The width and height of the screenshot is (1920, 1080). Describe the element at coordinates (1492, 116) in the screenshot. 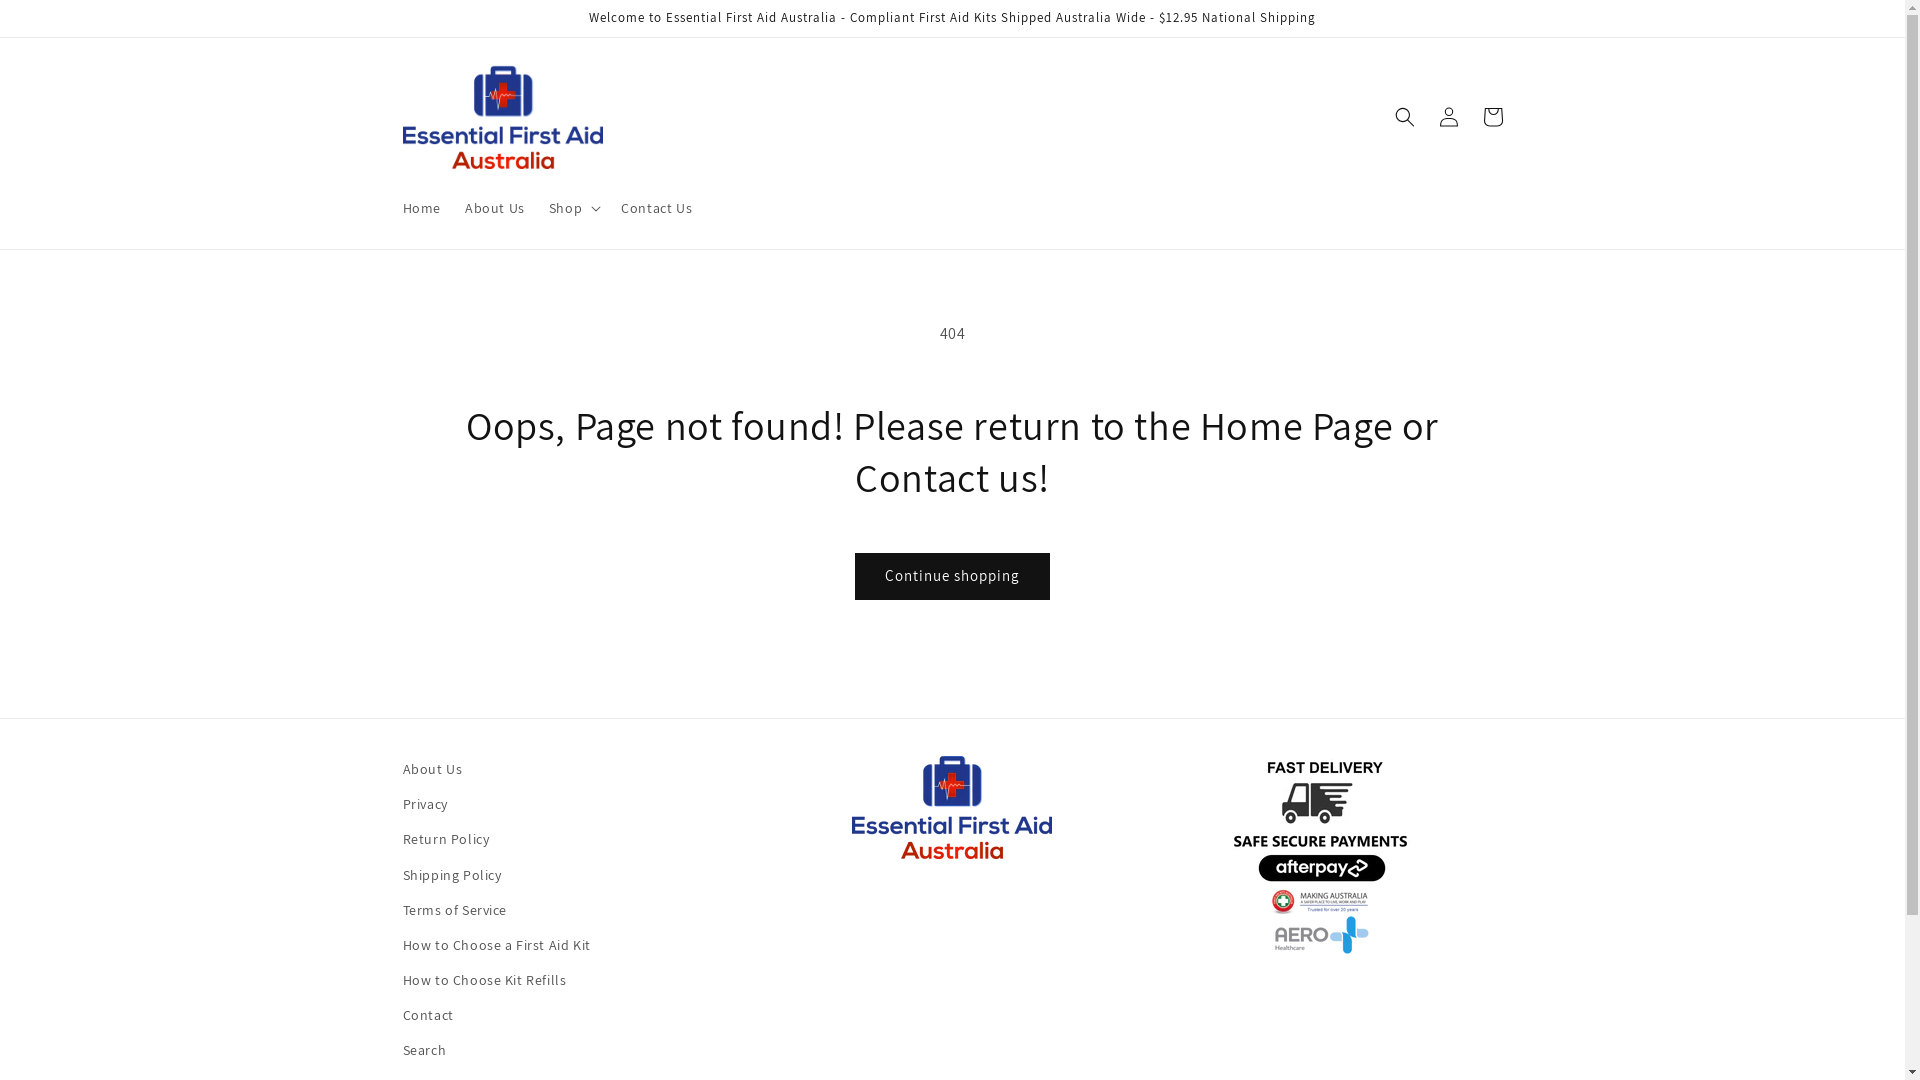

I see `'Cart'` at that location.